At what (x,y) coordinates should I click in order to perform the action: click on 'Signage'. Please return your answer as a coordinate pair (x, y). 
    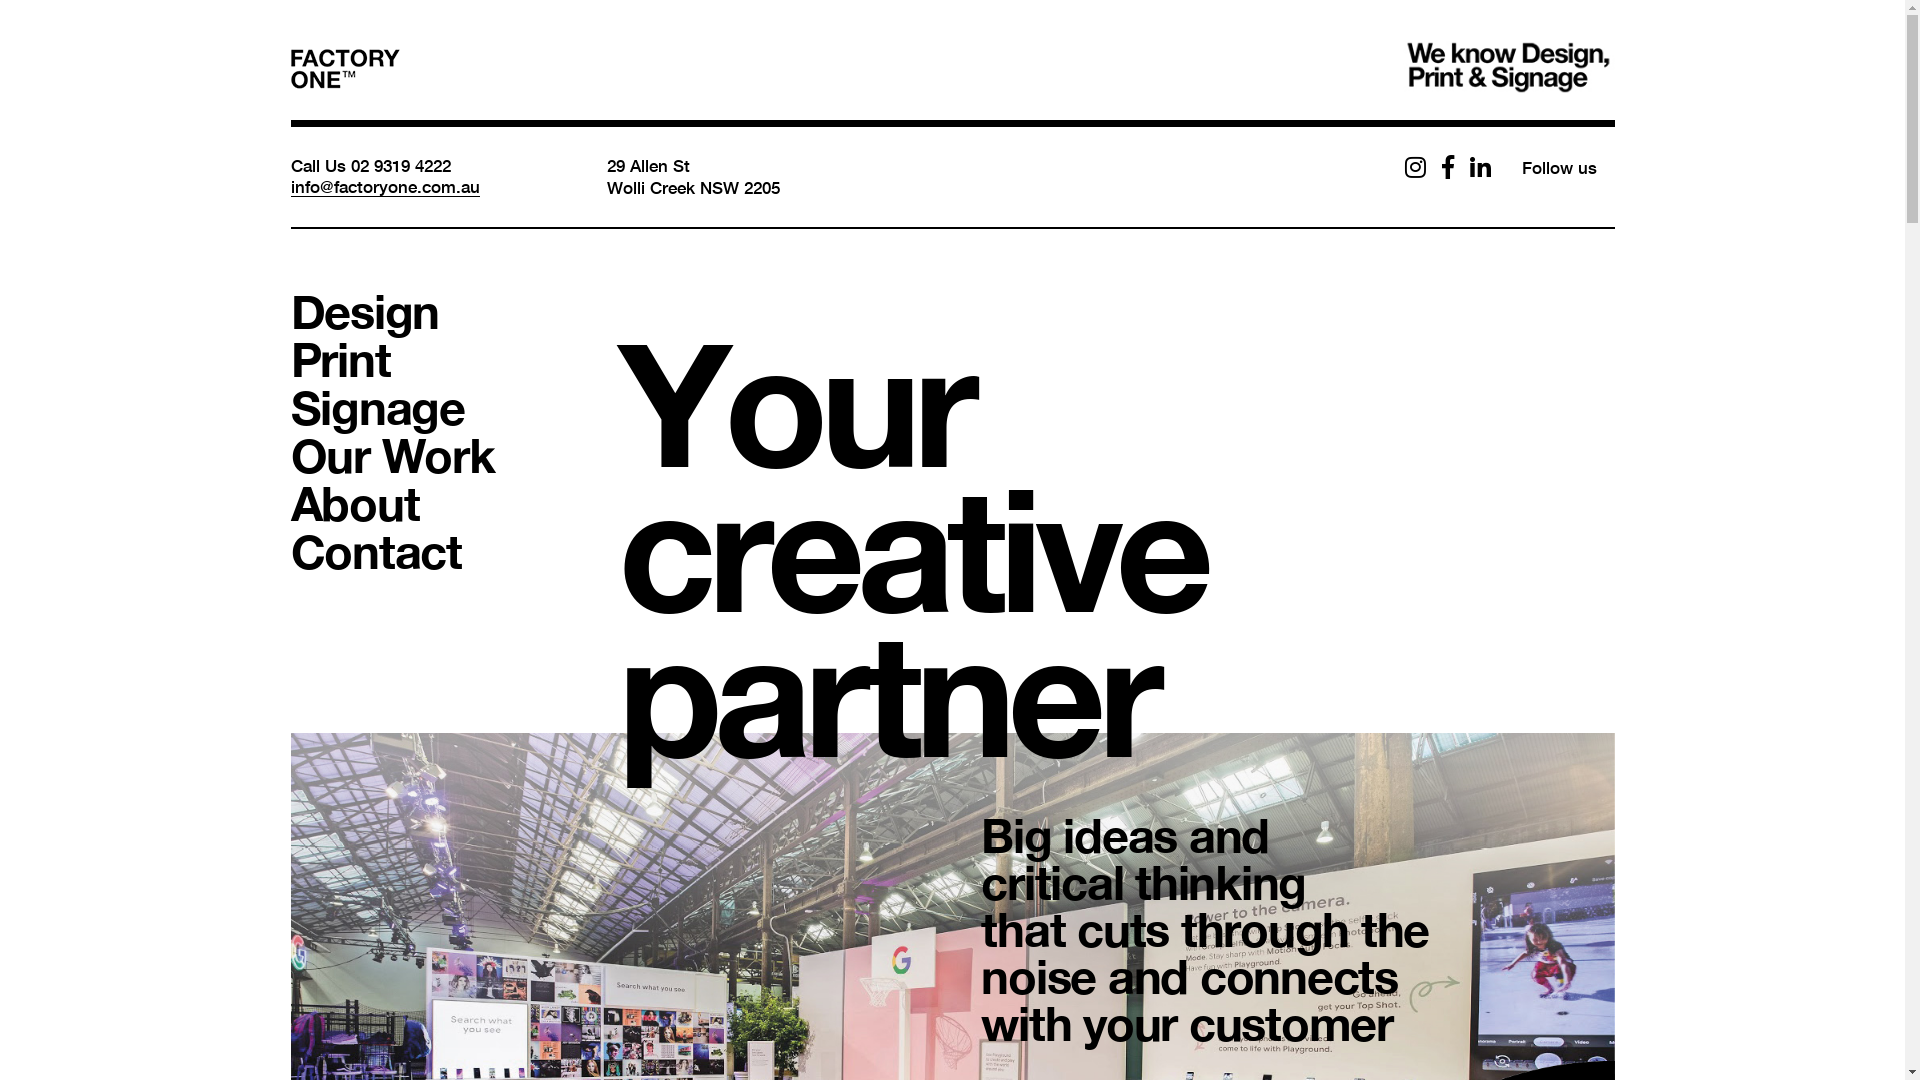
    Looking at the image, I should click on (288, 406).